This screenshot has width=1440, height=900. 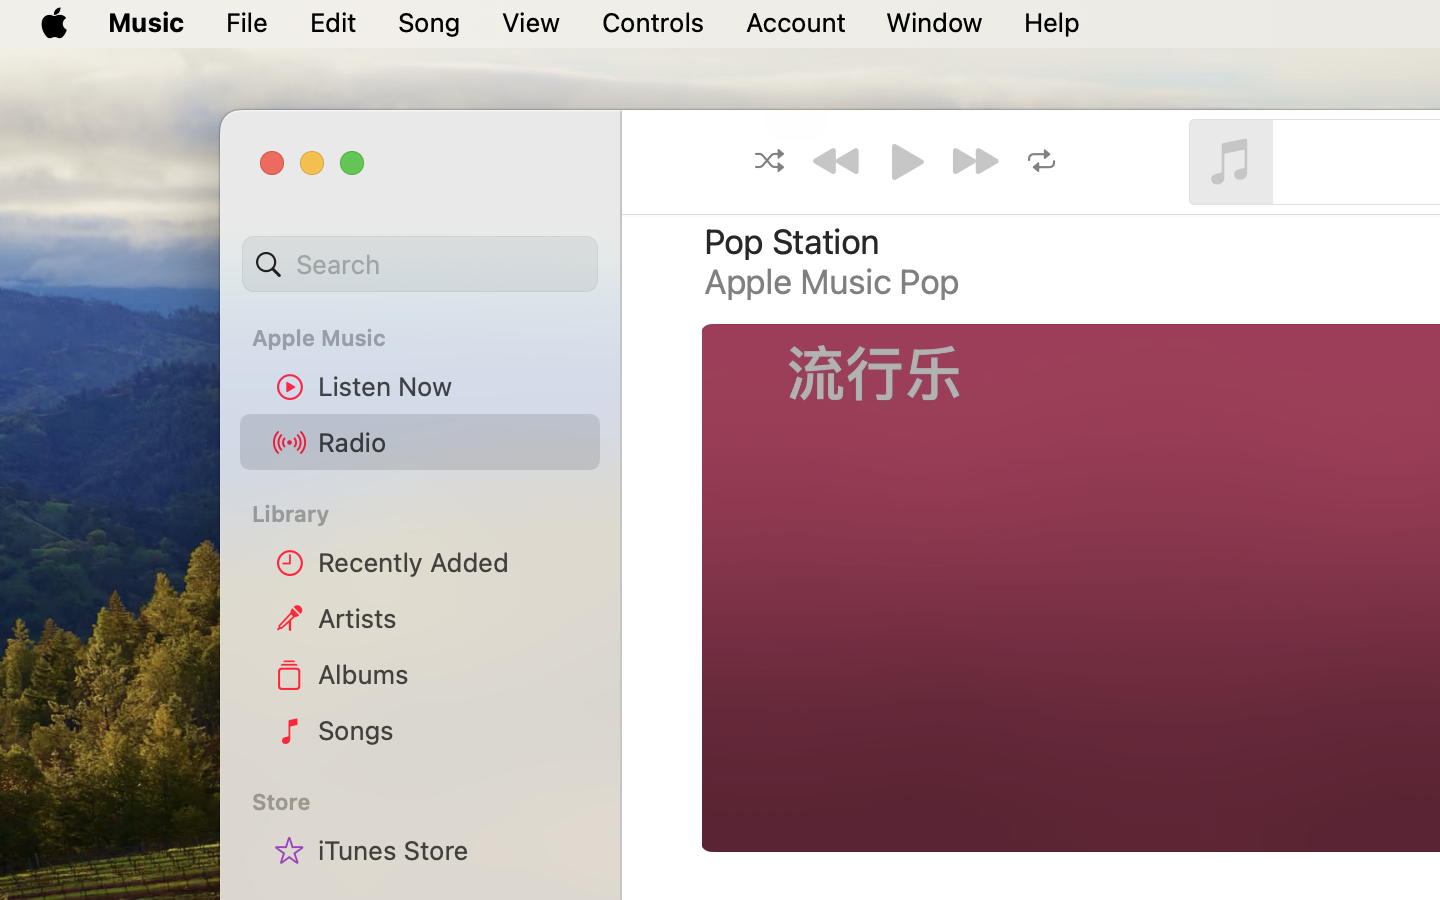 What do you see at coordinates (418, 512) in the screenshot?
I see `'Library'` at bounding box center [418, 512].